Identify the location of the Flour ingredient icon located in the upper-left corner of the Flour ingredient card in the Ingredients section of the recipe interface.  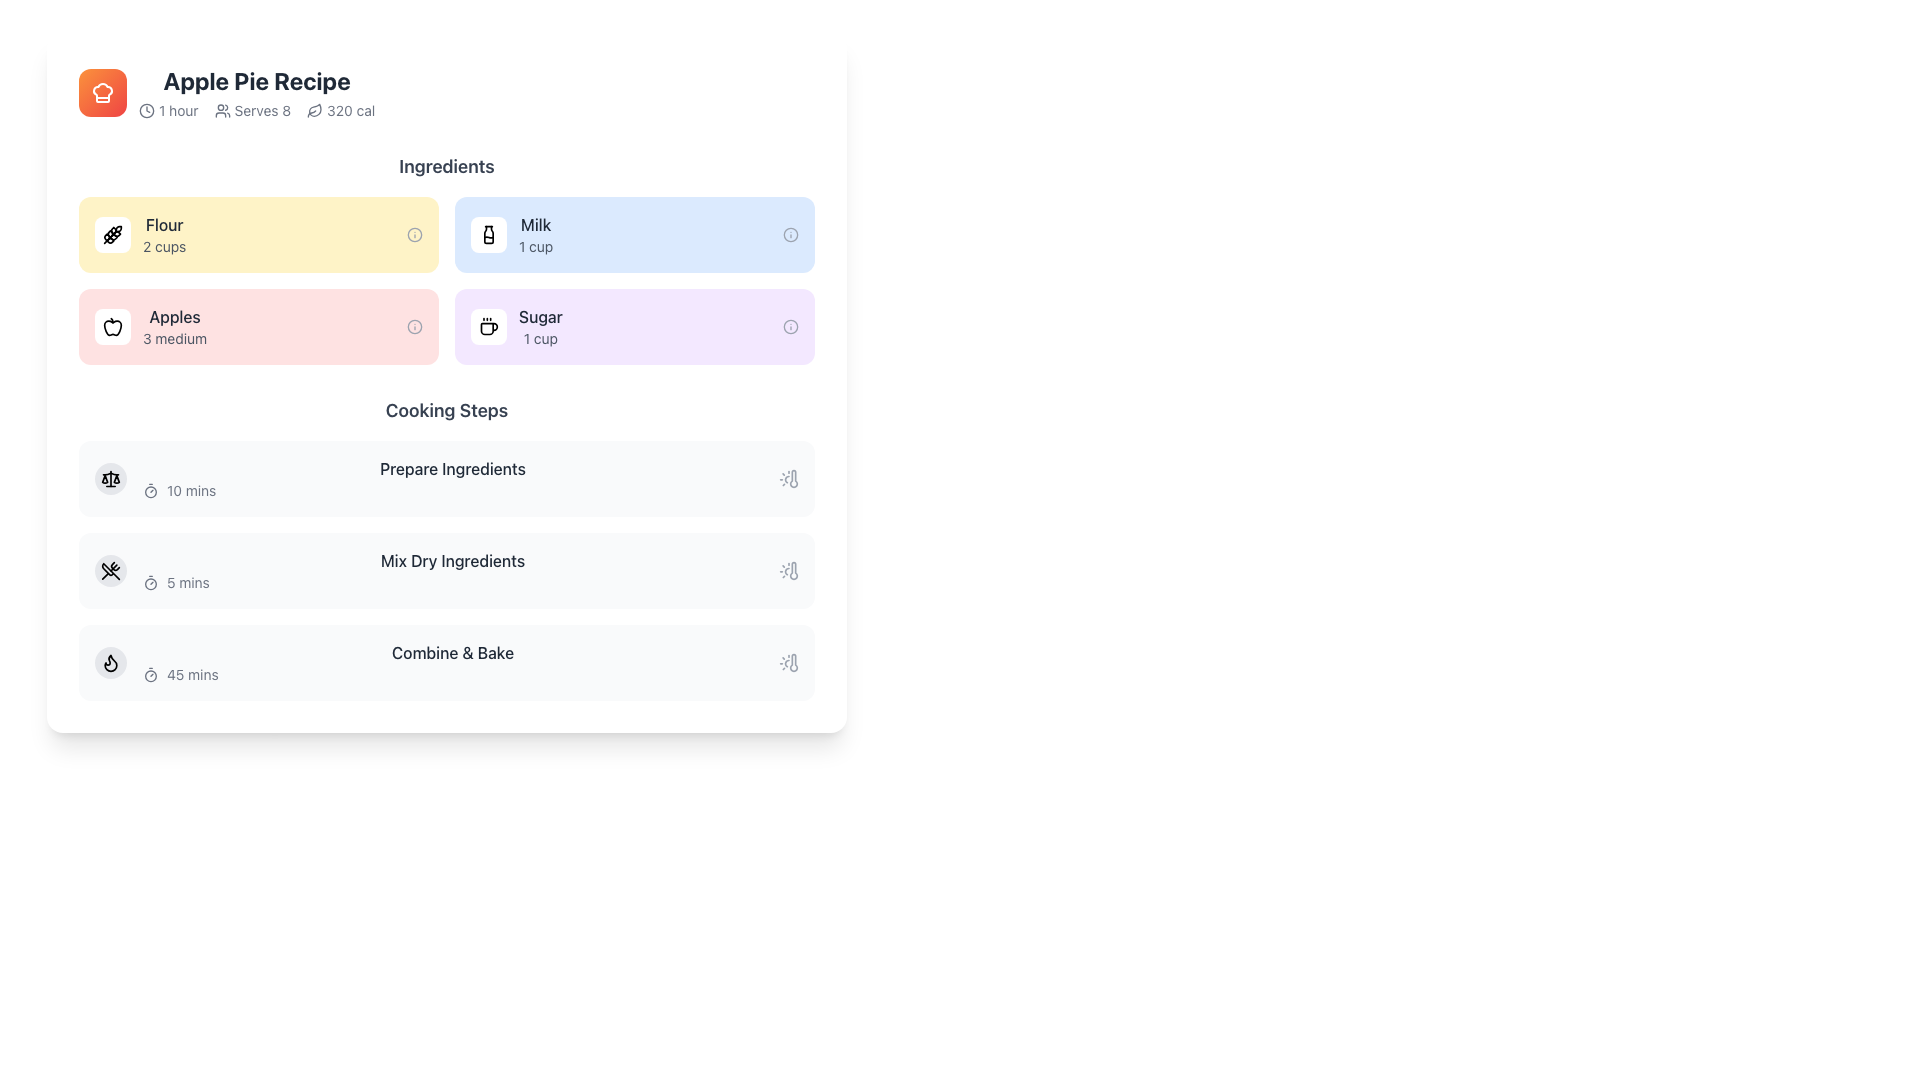
(112, 234).